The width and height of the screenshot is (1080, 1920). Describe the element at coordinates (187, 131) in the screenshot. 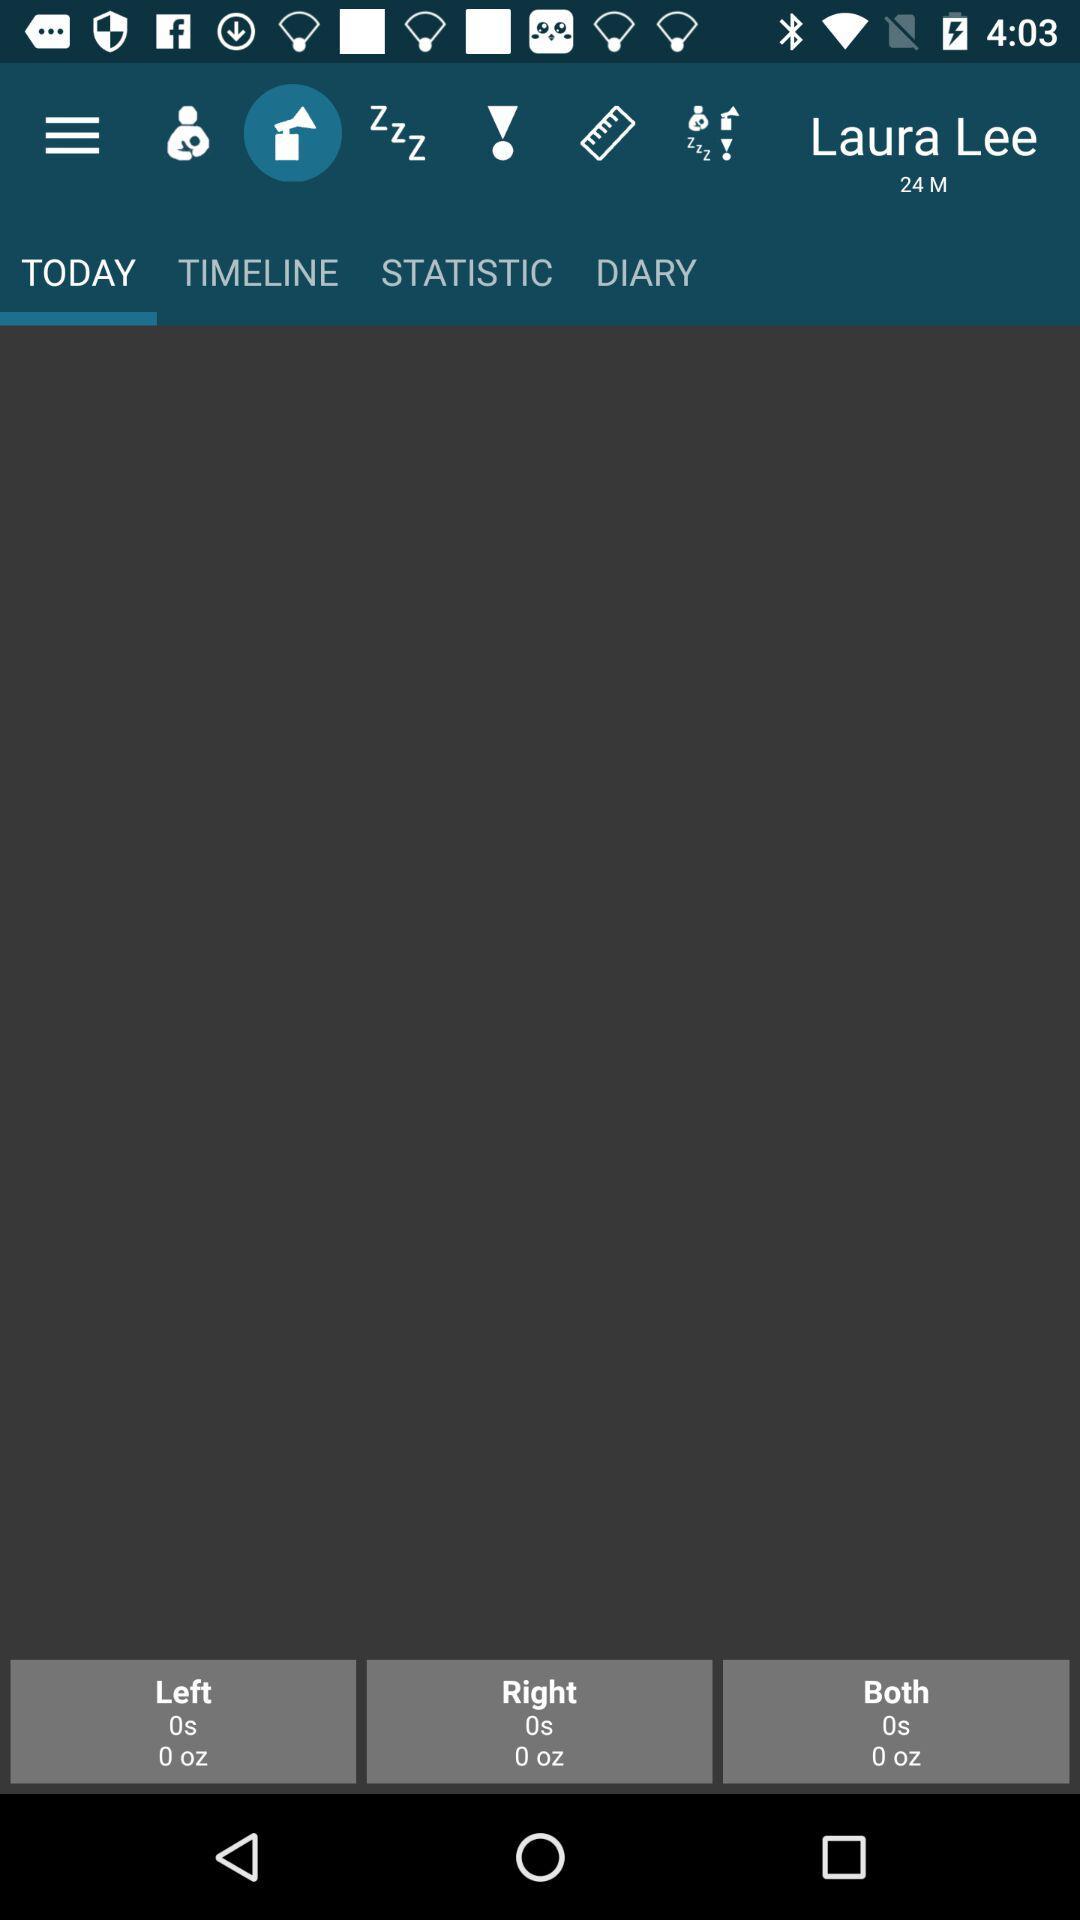

I see `the avatar icon` at that location.